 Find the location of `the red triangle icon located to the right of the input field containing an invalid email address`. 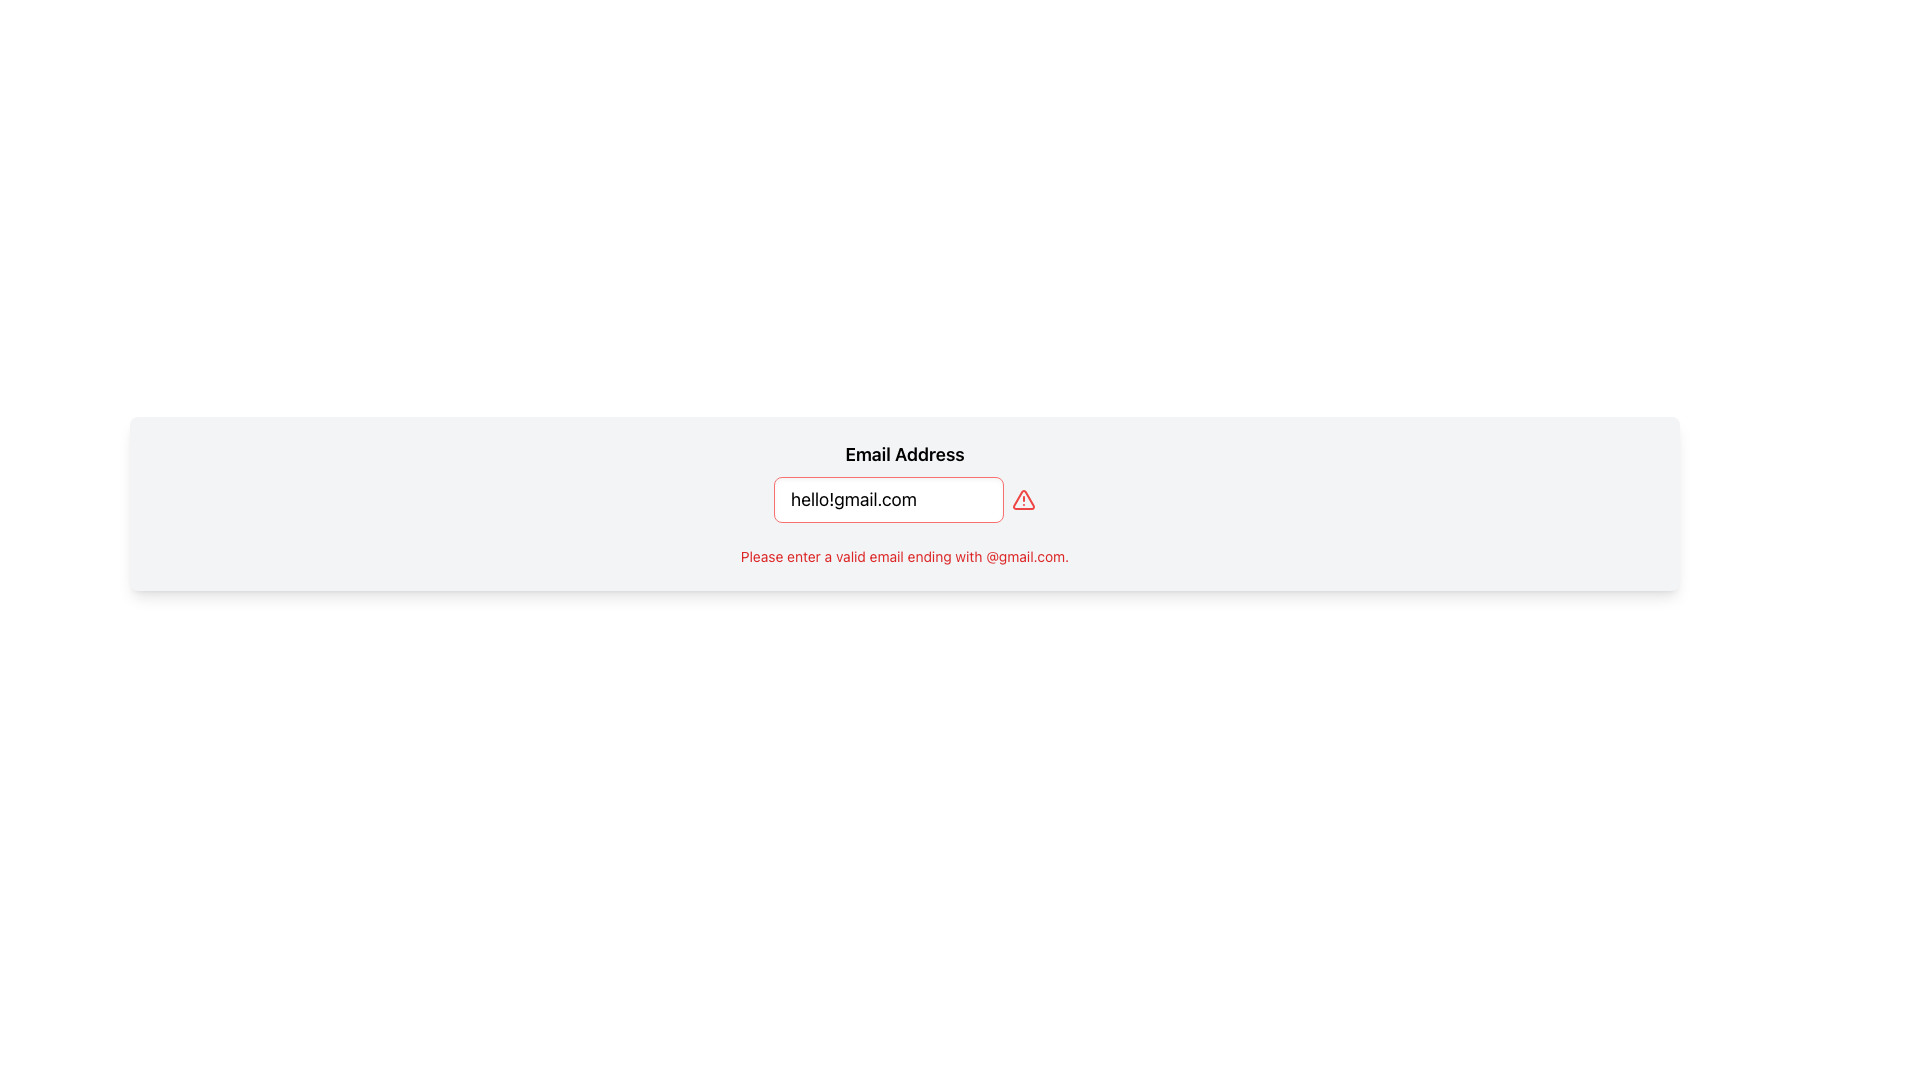

the red triangle icon located to the right of the input field containing an invalid email address is located at coordinates (1023, 499).